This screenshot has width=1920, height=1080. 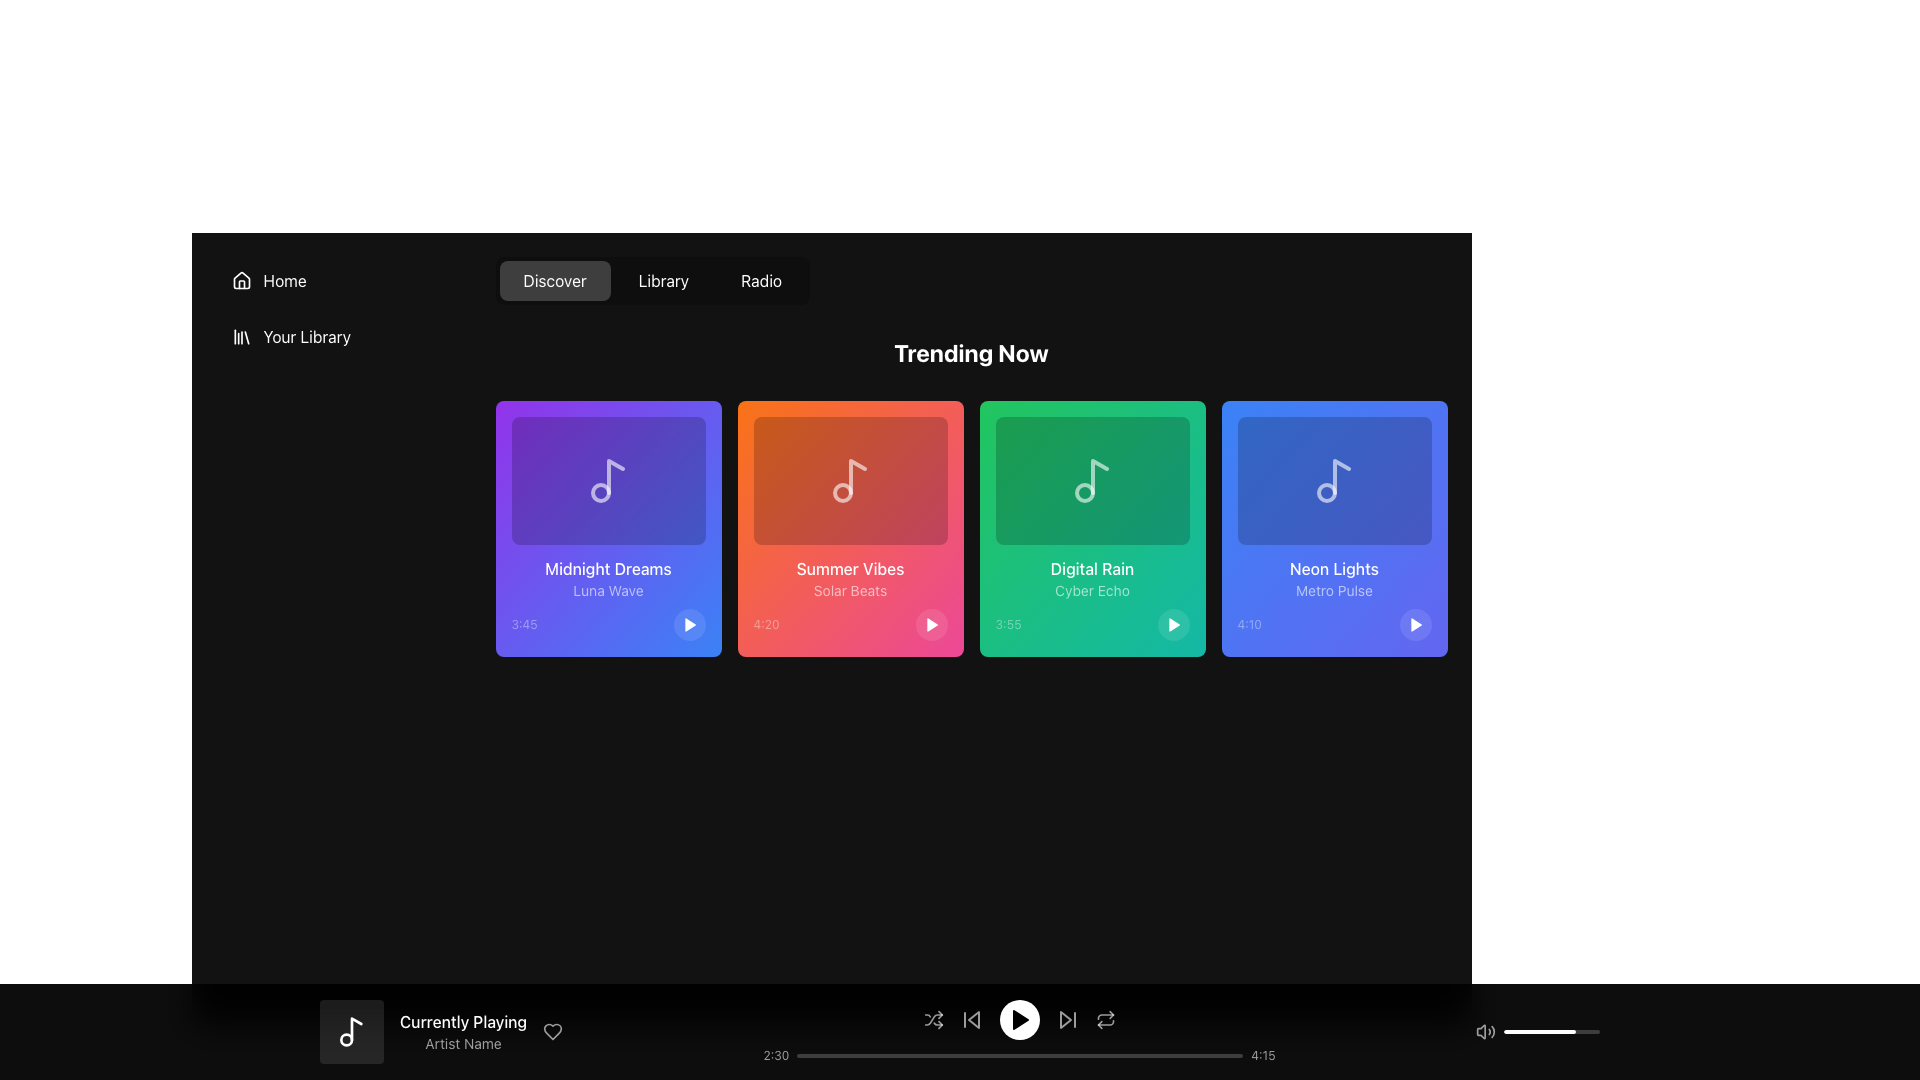 What do you see at coordinates (1248, 623) in the screenshot?
I see `duration or timing indicated by the Text label located at the bottom left corner of the blue card labeled 'Neon Lights' by 'Metro Pulse'` at bounding box center [1248, 623].